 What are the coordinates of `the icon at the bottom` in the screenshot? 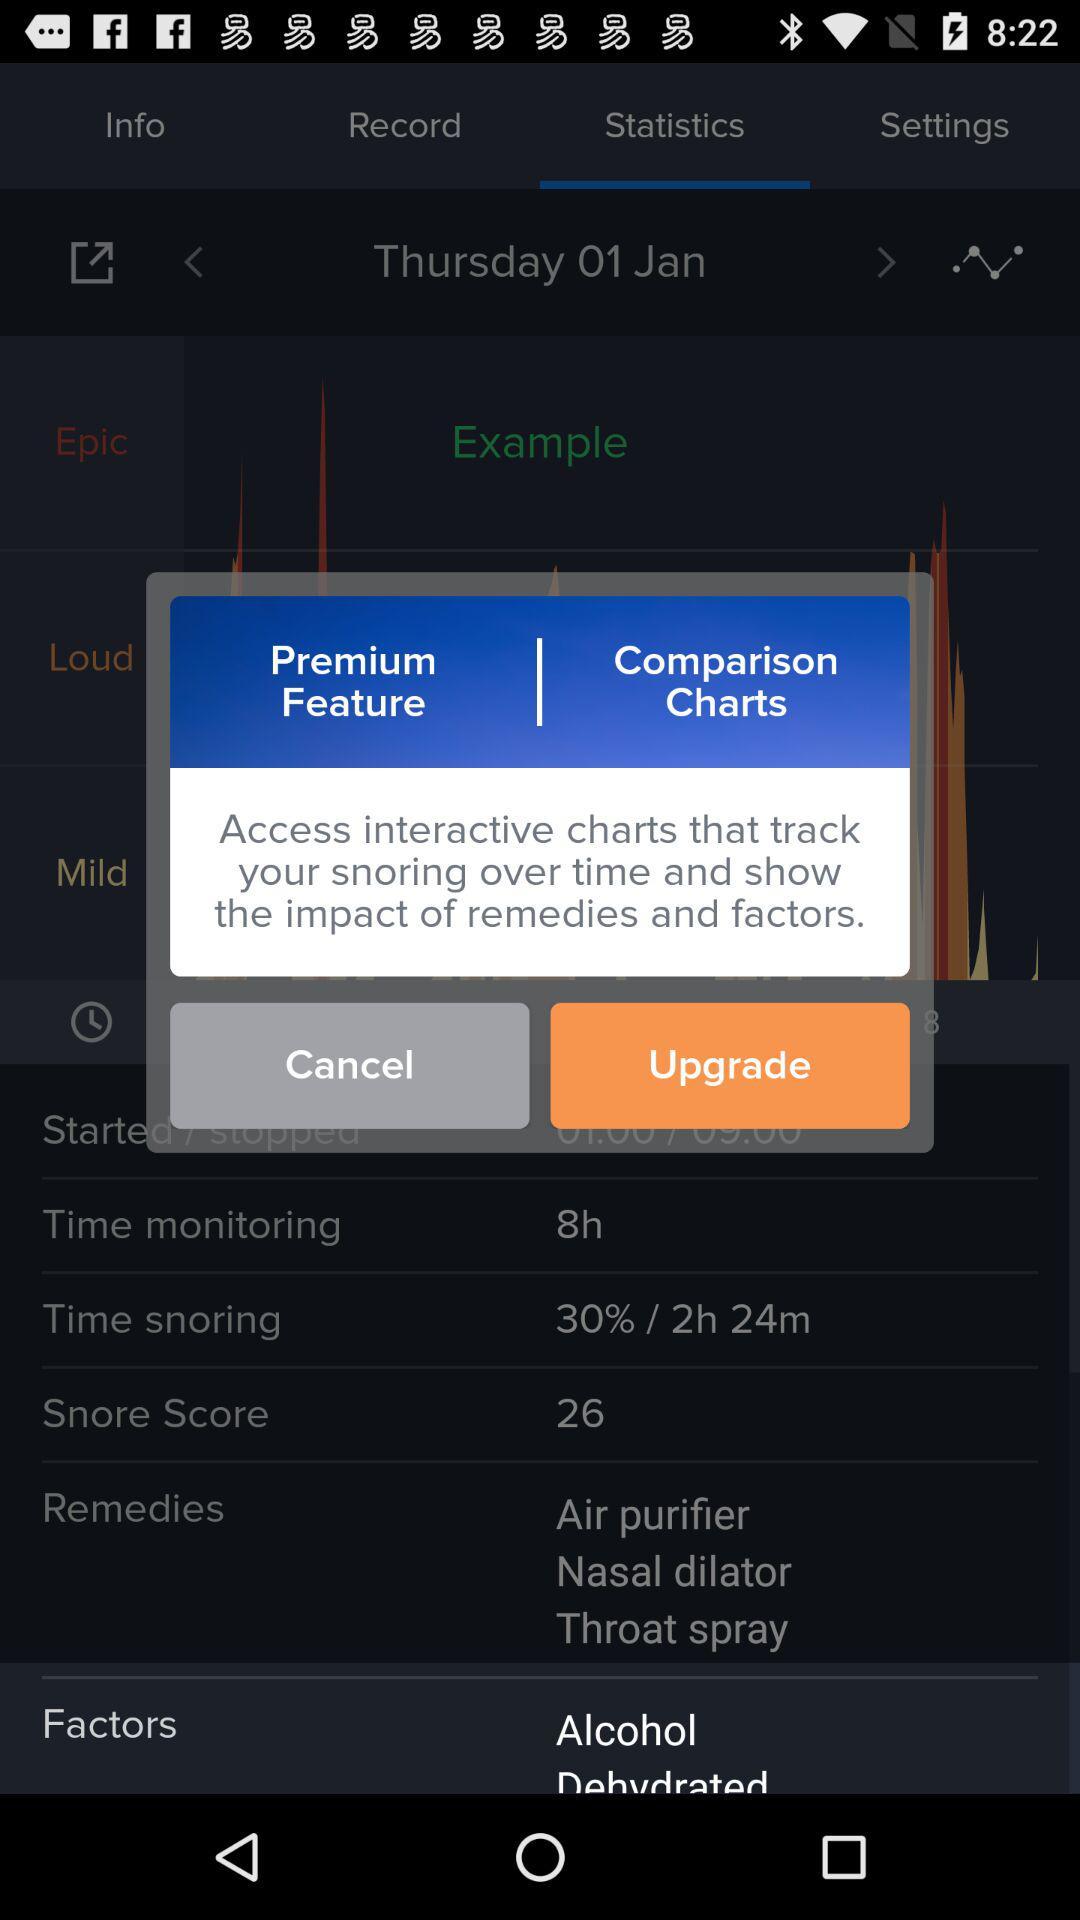 It's located at (540, 1727).